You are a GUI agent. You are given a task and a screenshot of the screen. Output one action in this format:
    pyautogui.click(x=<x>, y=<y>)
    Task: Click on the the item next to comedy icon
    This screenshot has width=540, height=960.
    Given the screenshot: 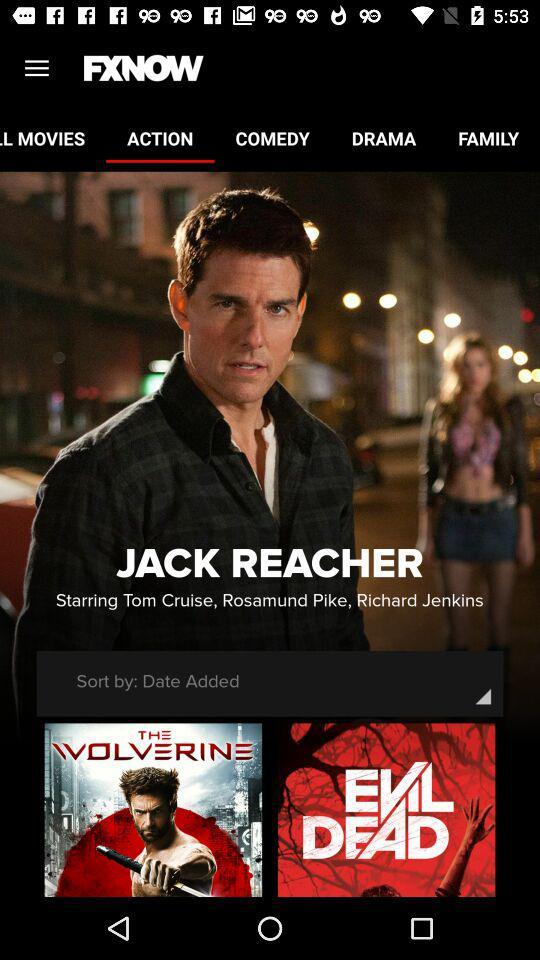 What is the action you would take?
    pyautogui.click(x=159, y=137)
    